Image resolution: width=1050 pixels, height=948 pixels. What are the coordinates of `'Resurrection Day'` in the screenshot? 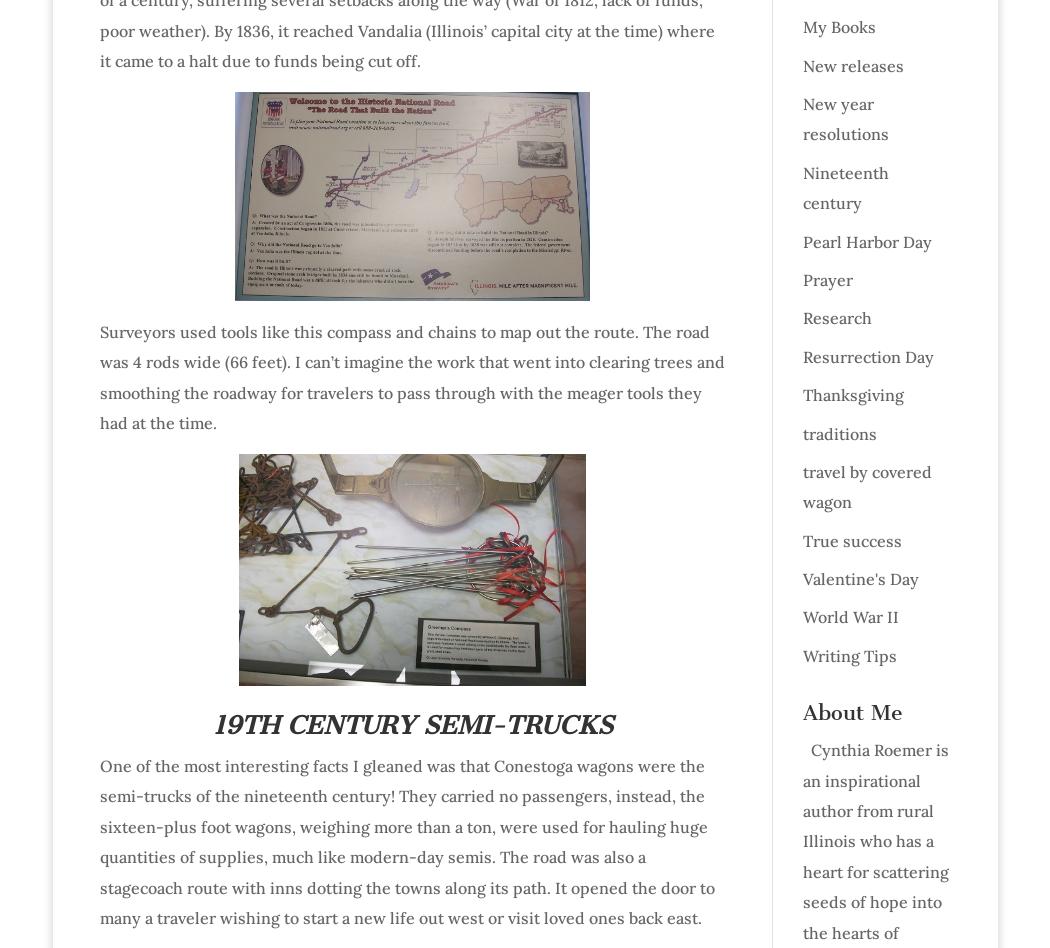 It's located at (866, 355).